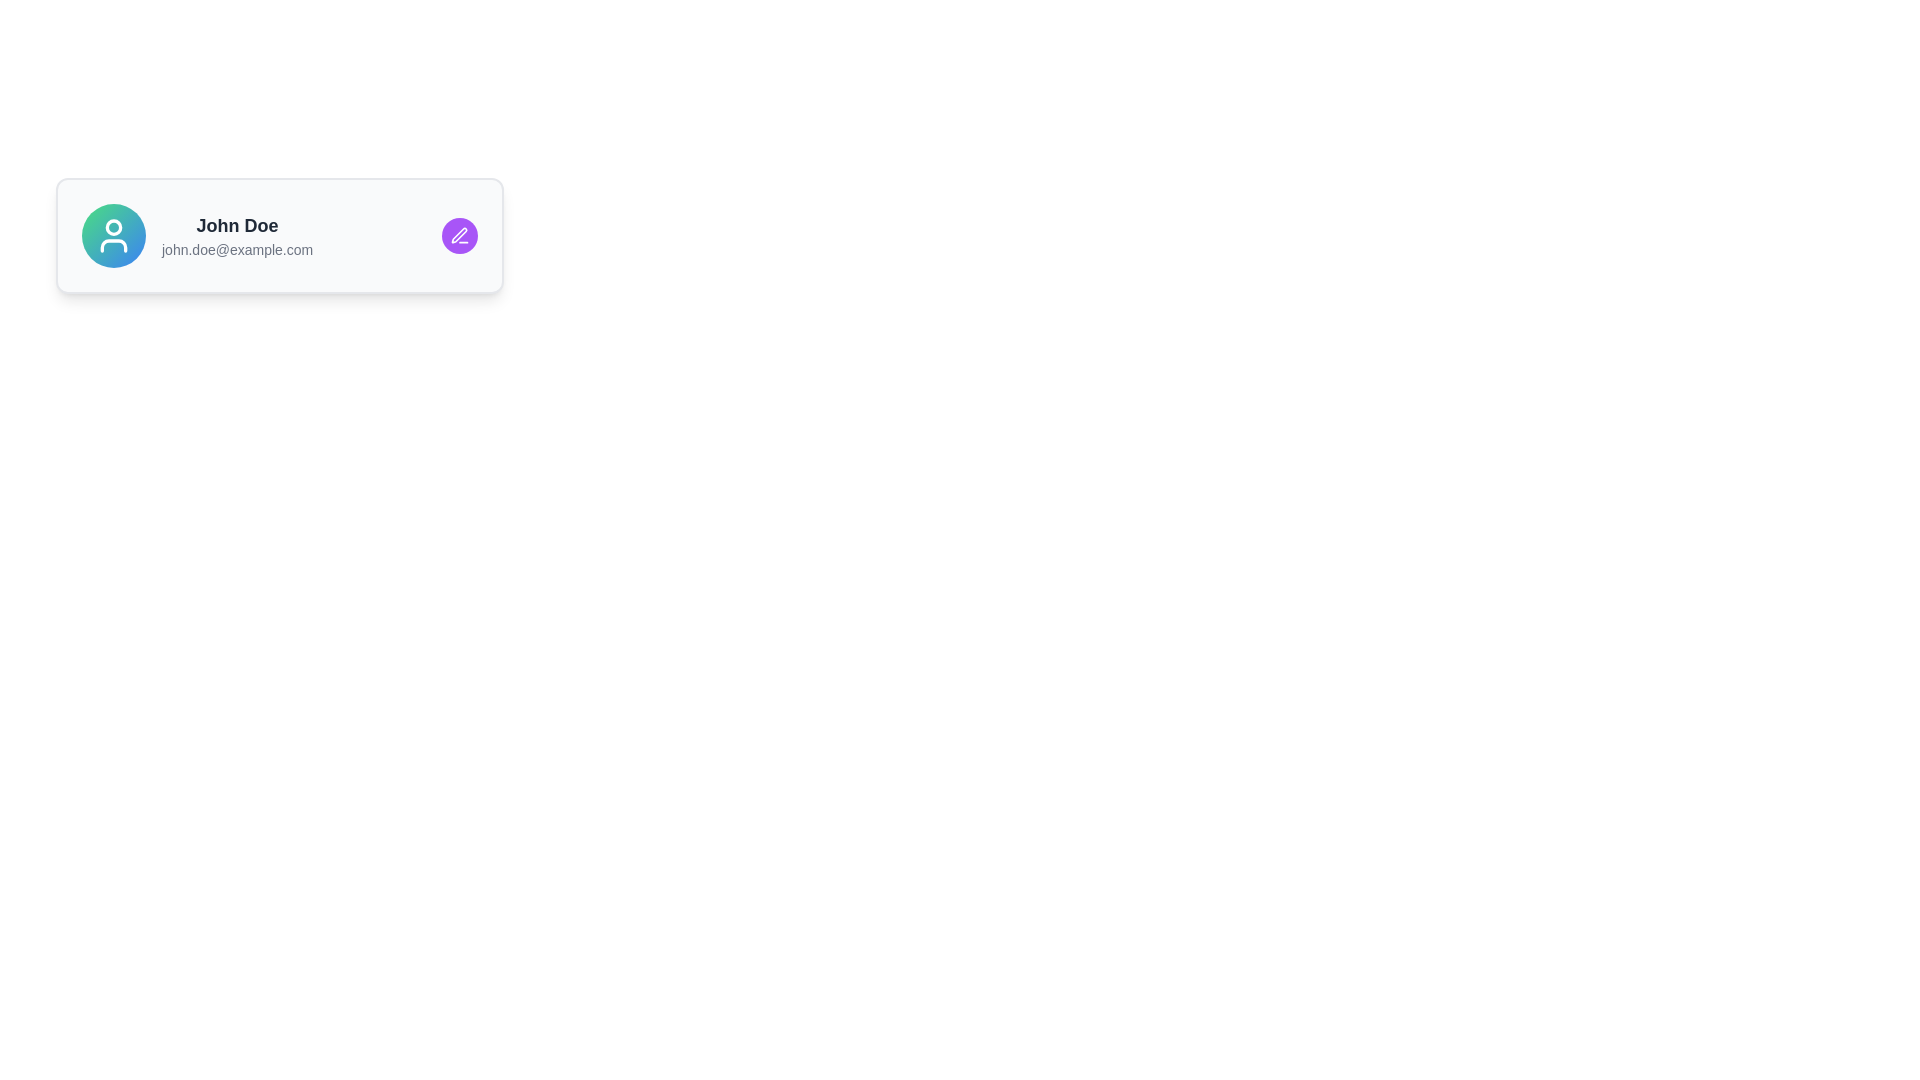  Describe the element at coordinates (113, 226) in the screenshot. I see `the small circular shape representing the head in the user profile icon, which is located at the top-central region of the SVG` at that location.